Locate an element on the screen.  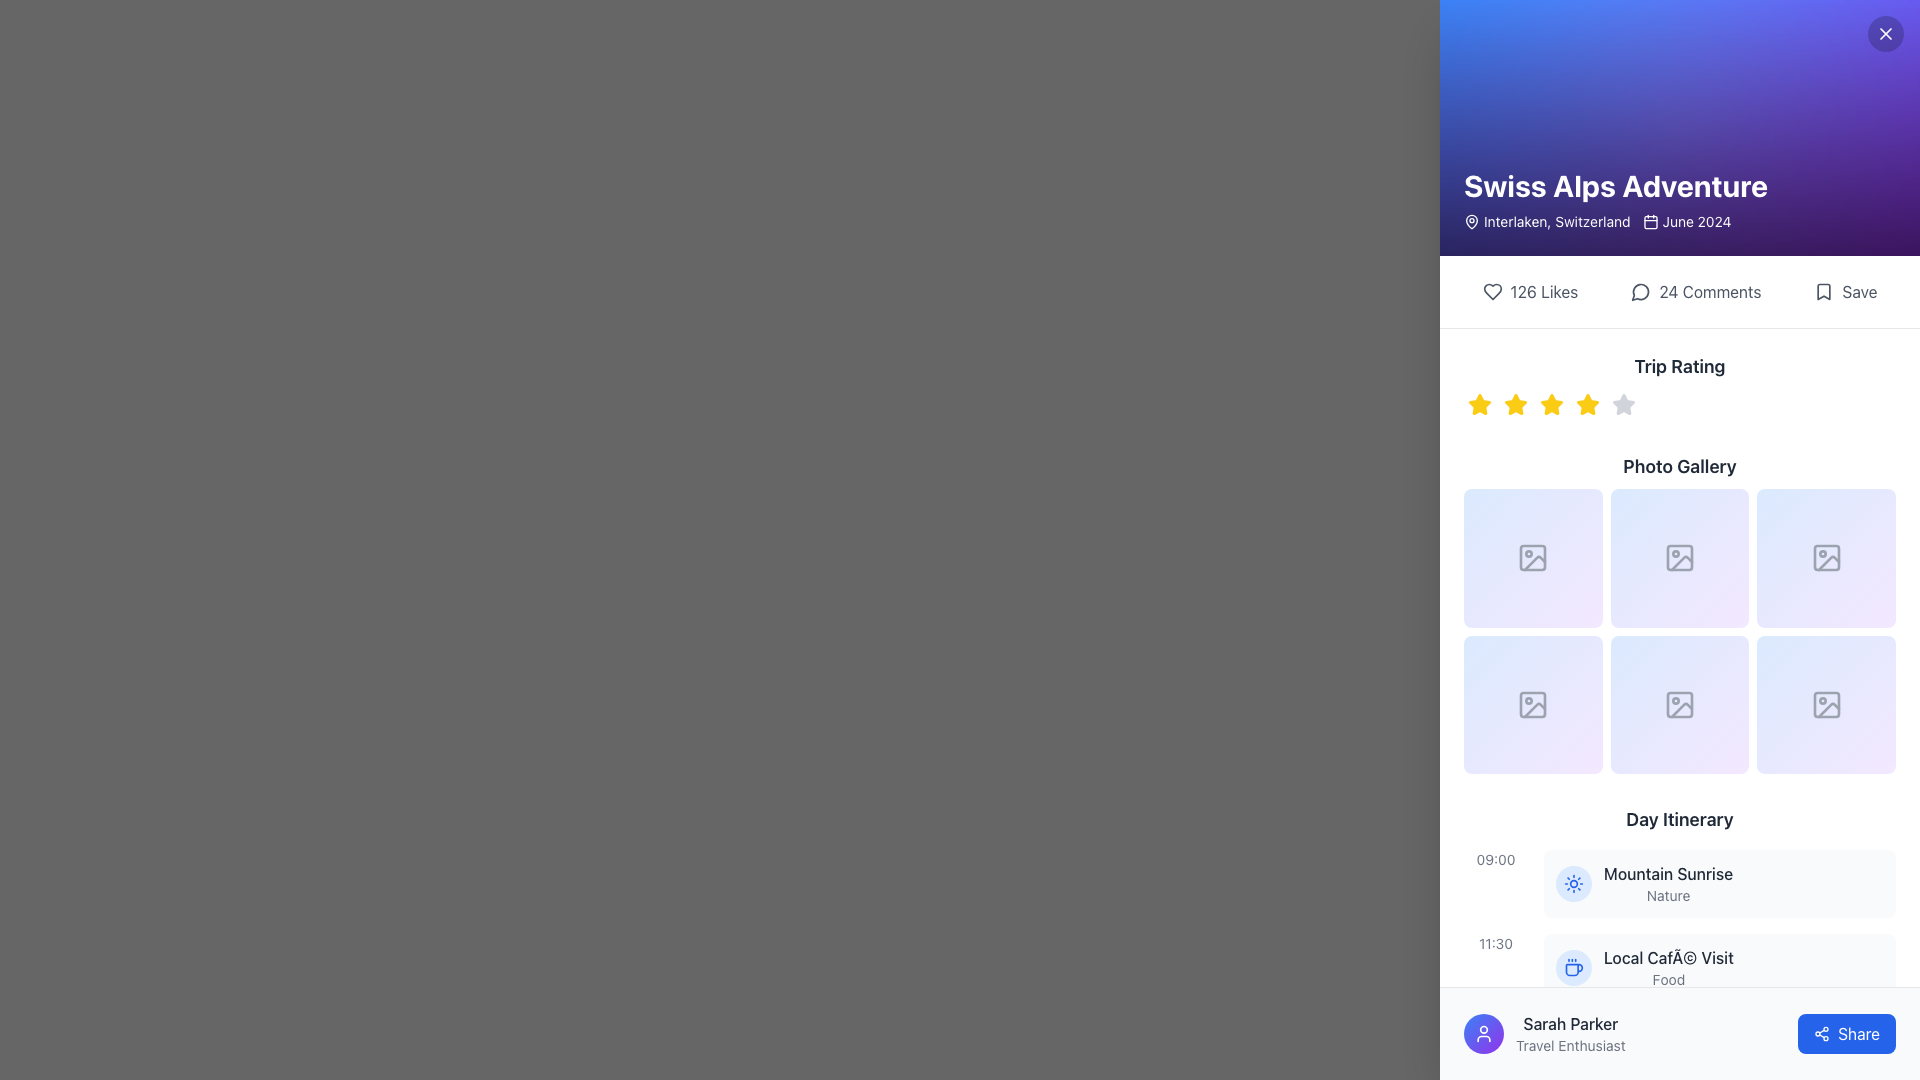
the second star-shaped rating icon in yellow, which is part of the Trip Rating area is located at coordinates (1550, 405).